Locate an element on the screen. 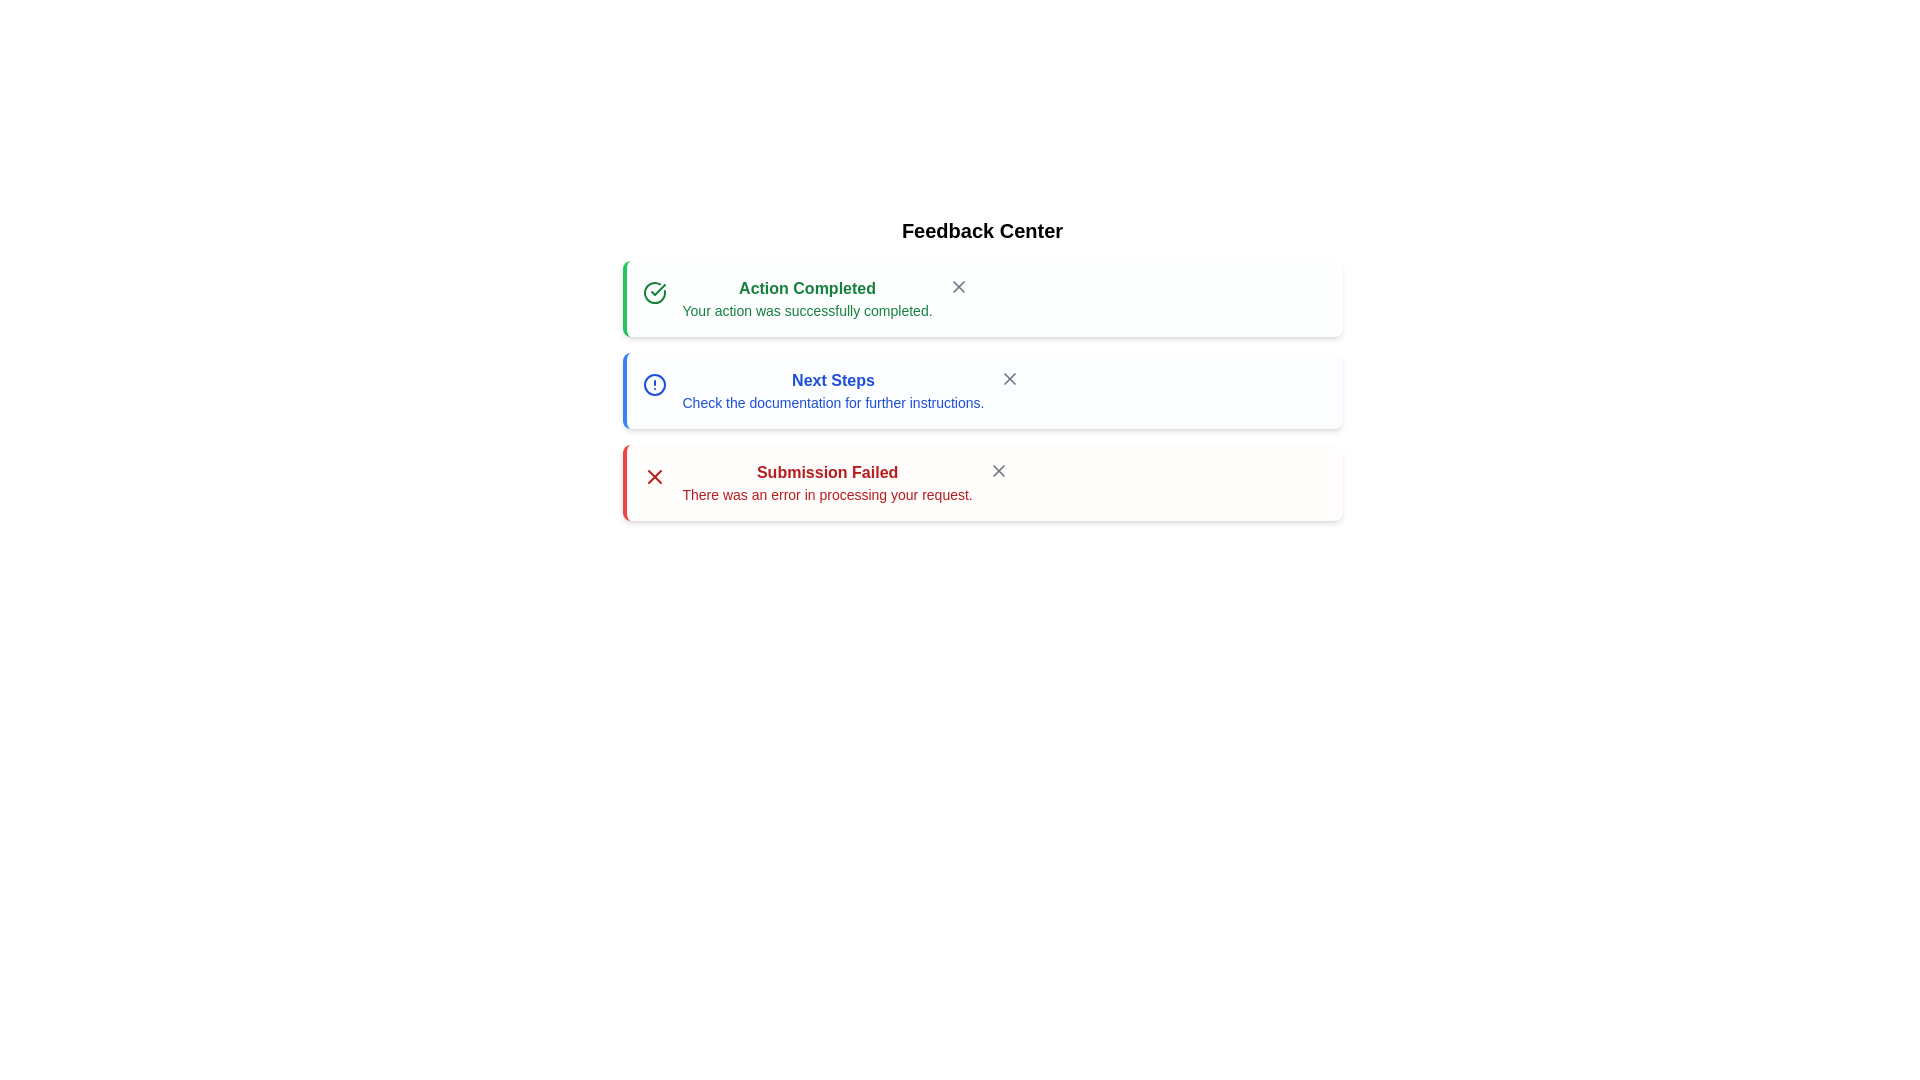 The image size is (1920, 1080). the alert with error type to see the hover effect is located at coordinates (982, 482).